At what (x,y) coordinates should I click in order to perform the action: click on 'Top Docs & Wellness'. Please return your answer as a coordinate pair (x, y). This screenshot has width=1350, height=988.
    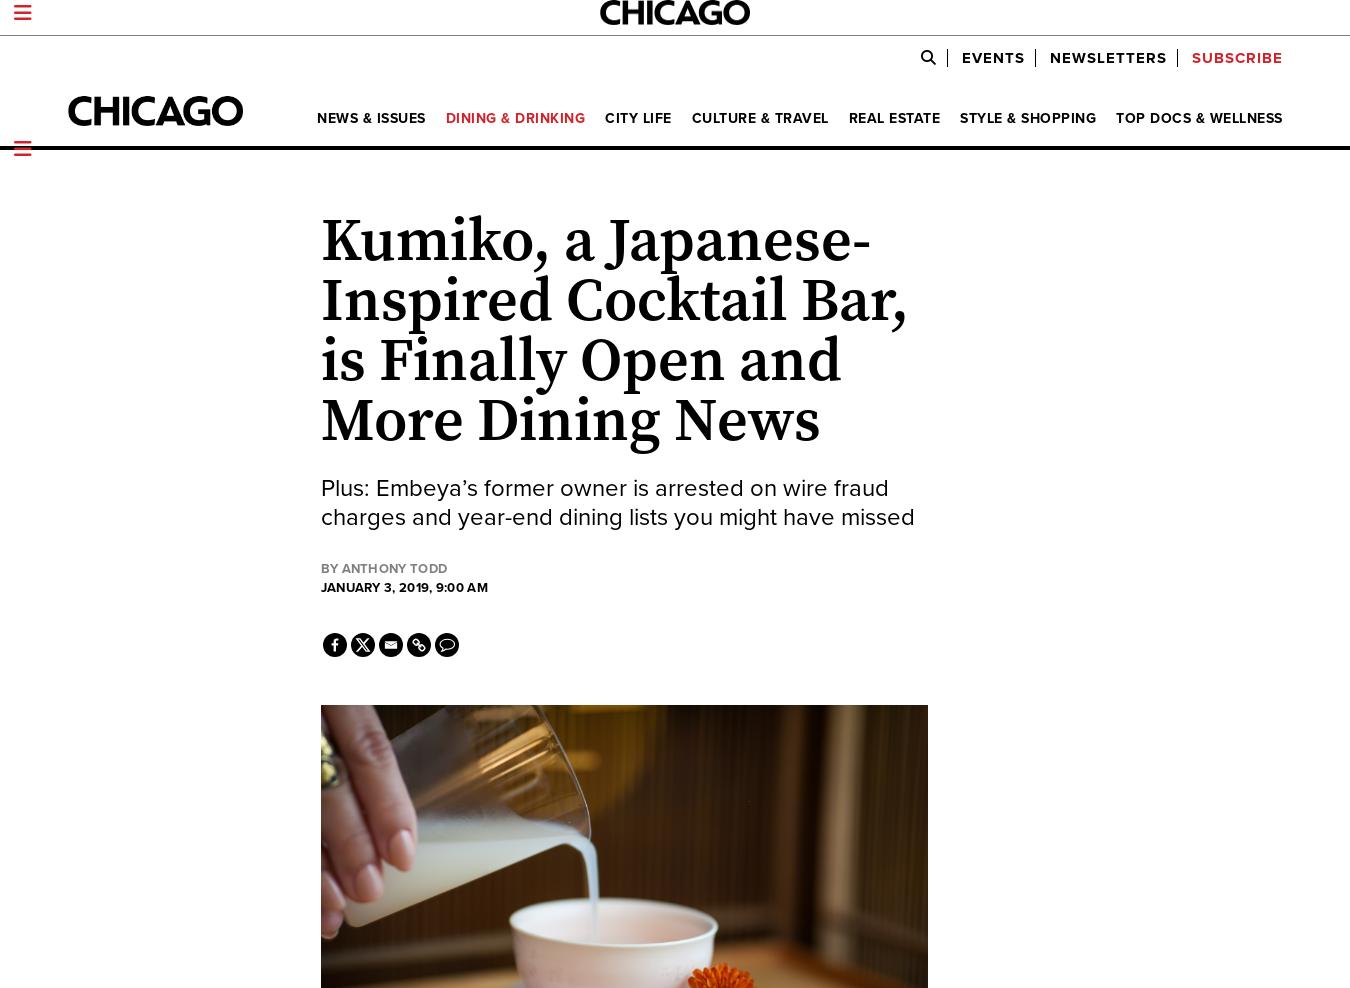
    Looking at the image, I should click on (1116, 118).